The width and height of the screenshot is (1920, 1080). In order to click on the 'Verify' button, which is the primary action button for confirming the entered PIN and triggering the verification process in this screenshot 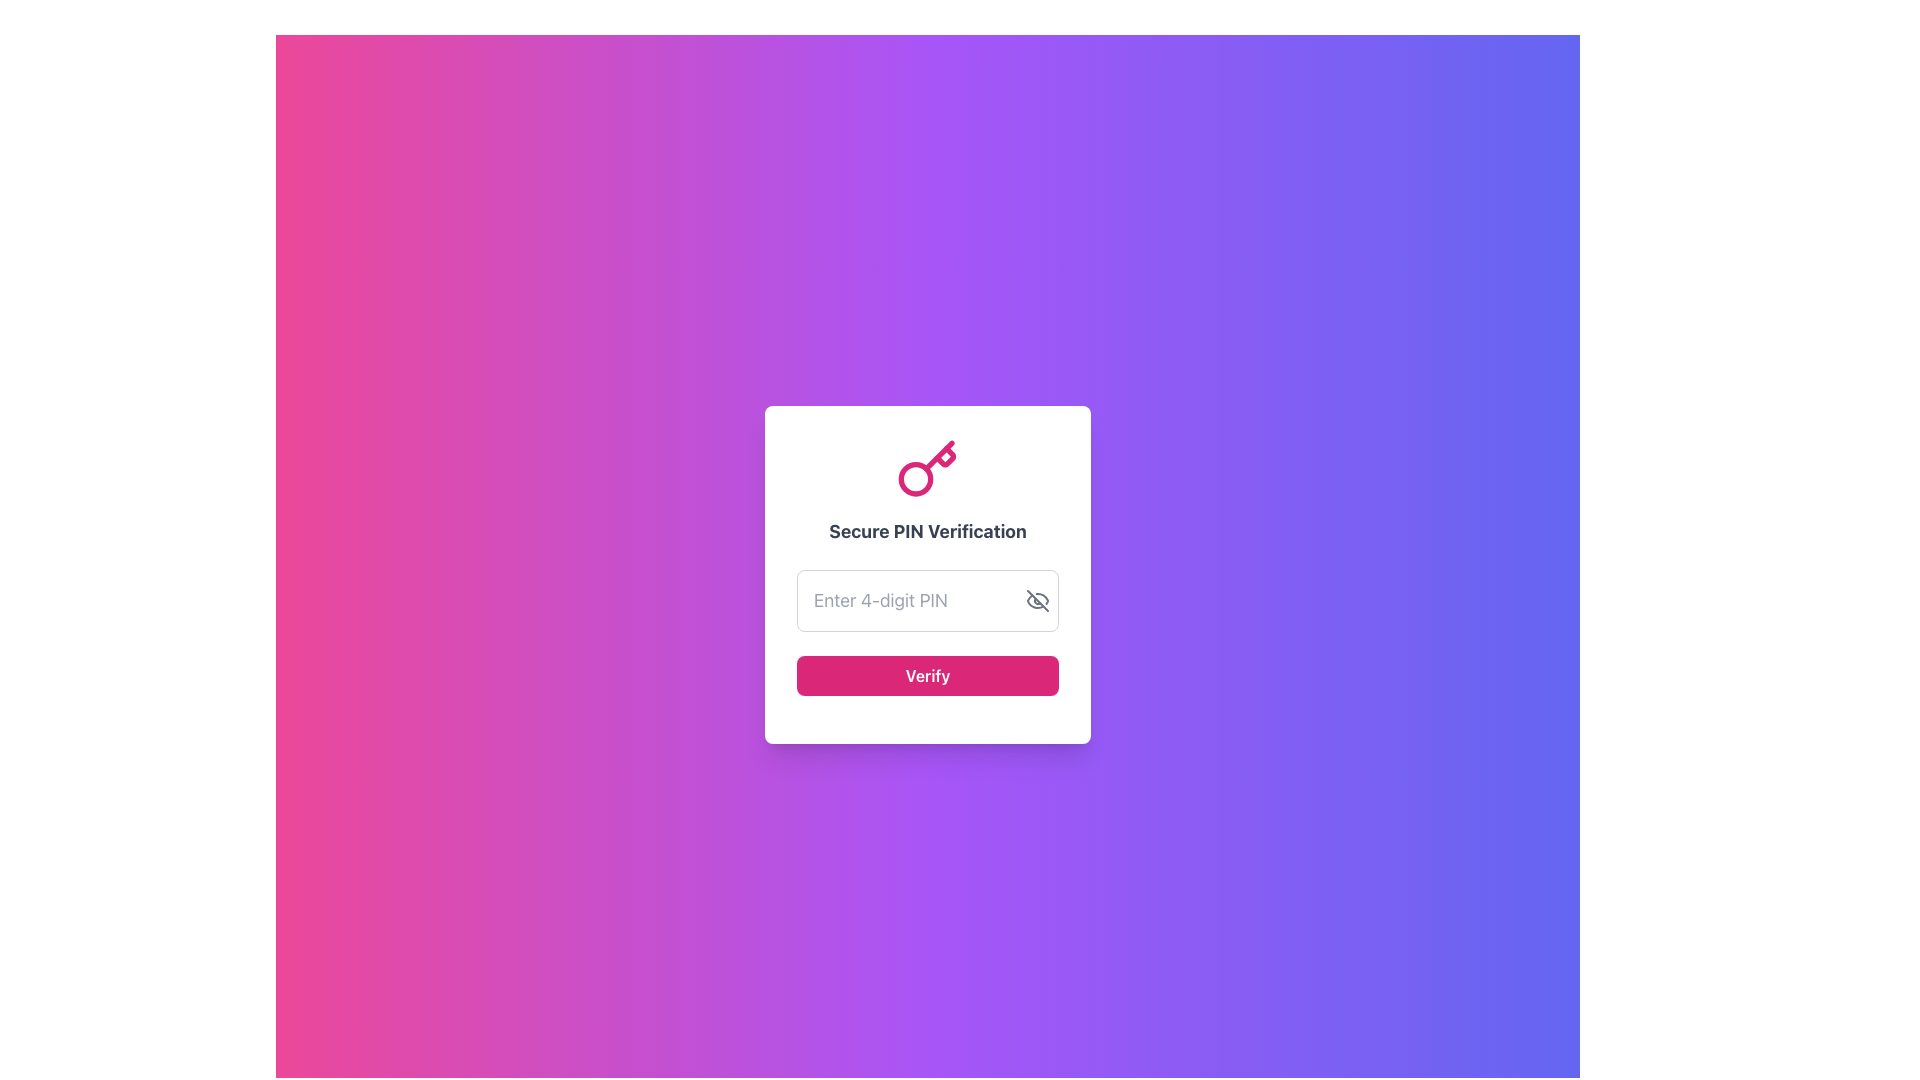, I will do `click(926, 675)`.